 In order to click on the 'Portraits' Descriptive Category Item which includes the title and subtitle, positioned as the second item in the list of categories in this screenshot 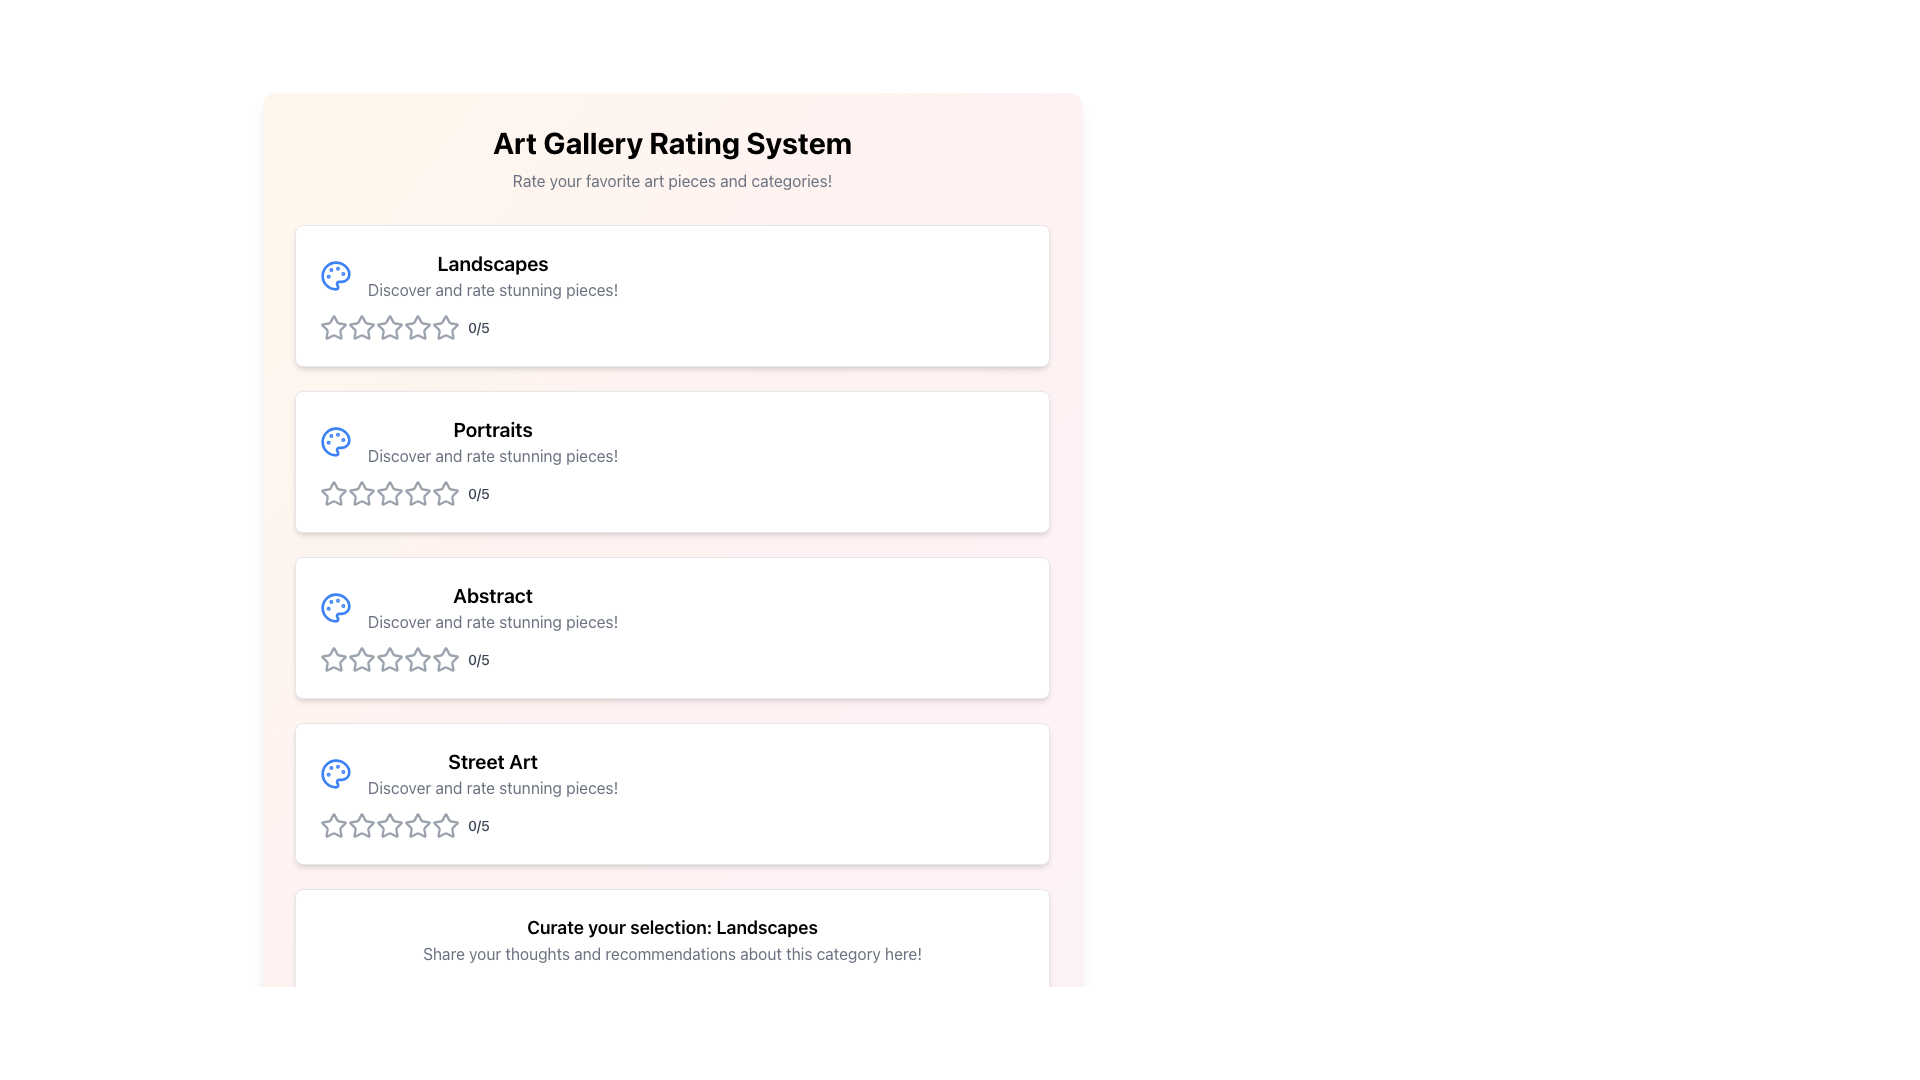, I will do `click(672, 441)`.